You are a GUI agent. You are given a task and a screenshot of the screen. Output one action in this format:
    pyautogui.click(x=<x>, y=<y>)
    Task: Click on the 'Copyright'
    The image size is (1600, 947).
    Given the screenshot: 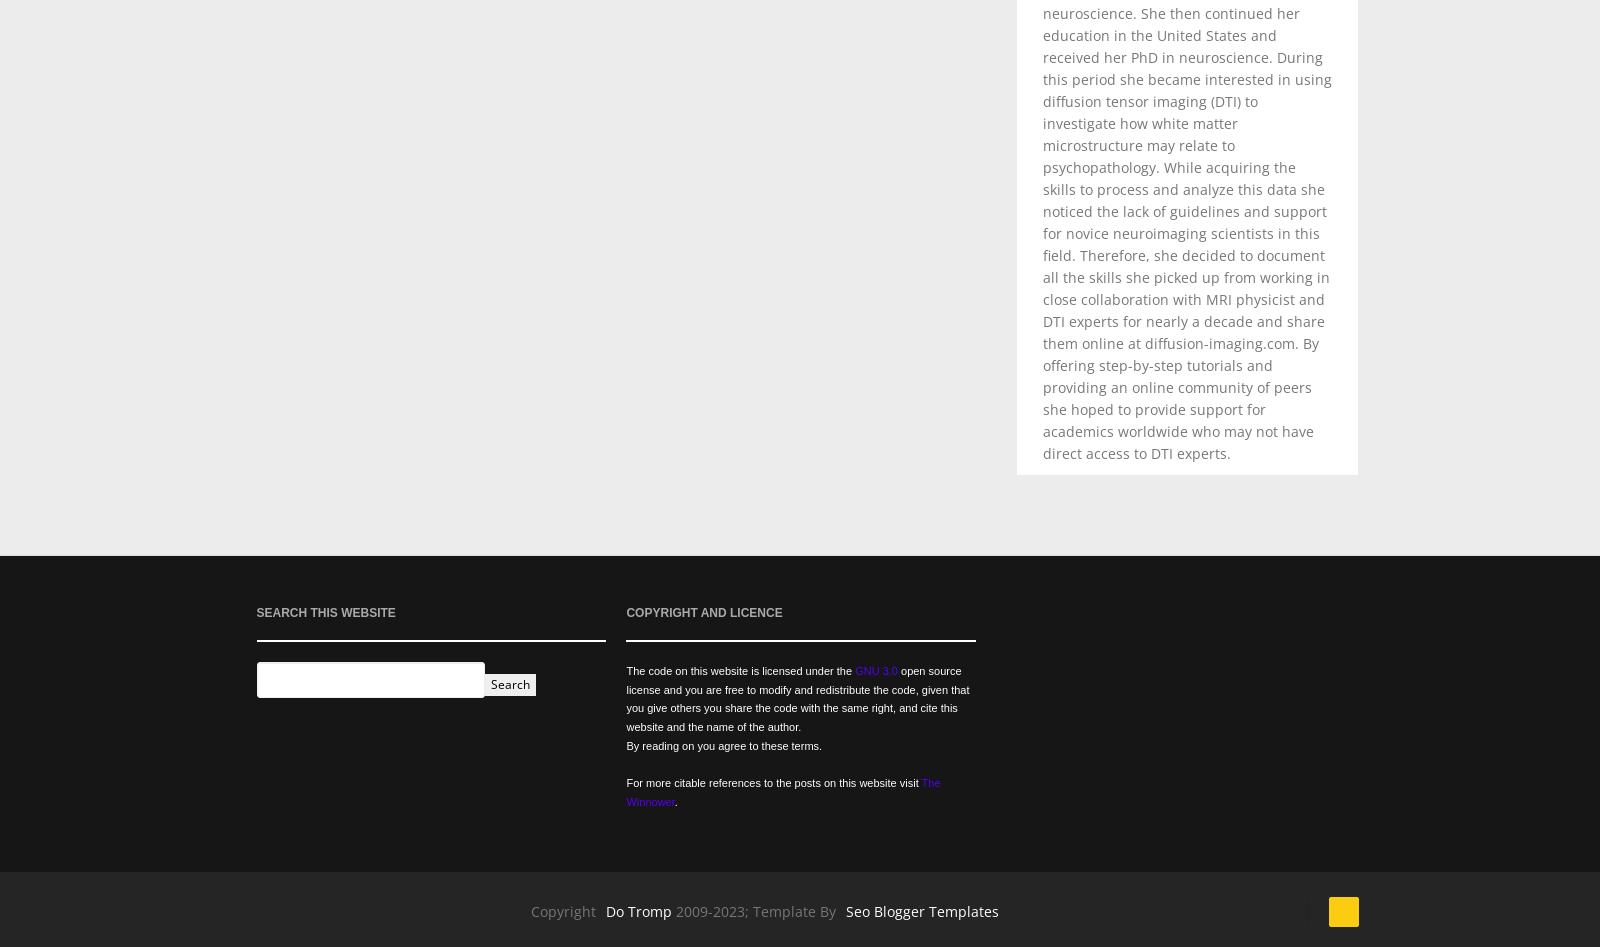 What is the action you would take?
    pyautogui.click(x=561, y=909)
    